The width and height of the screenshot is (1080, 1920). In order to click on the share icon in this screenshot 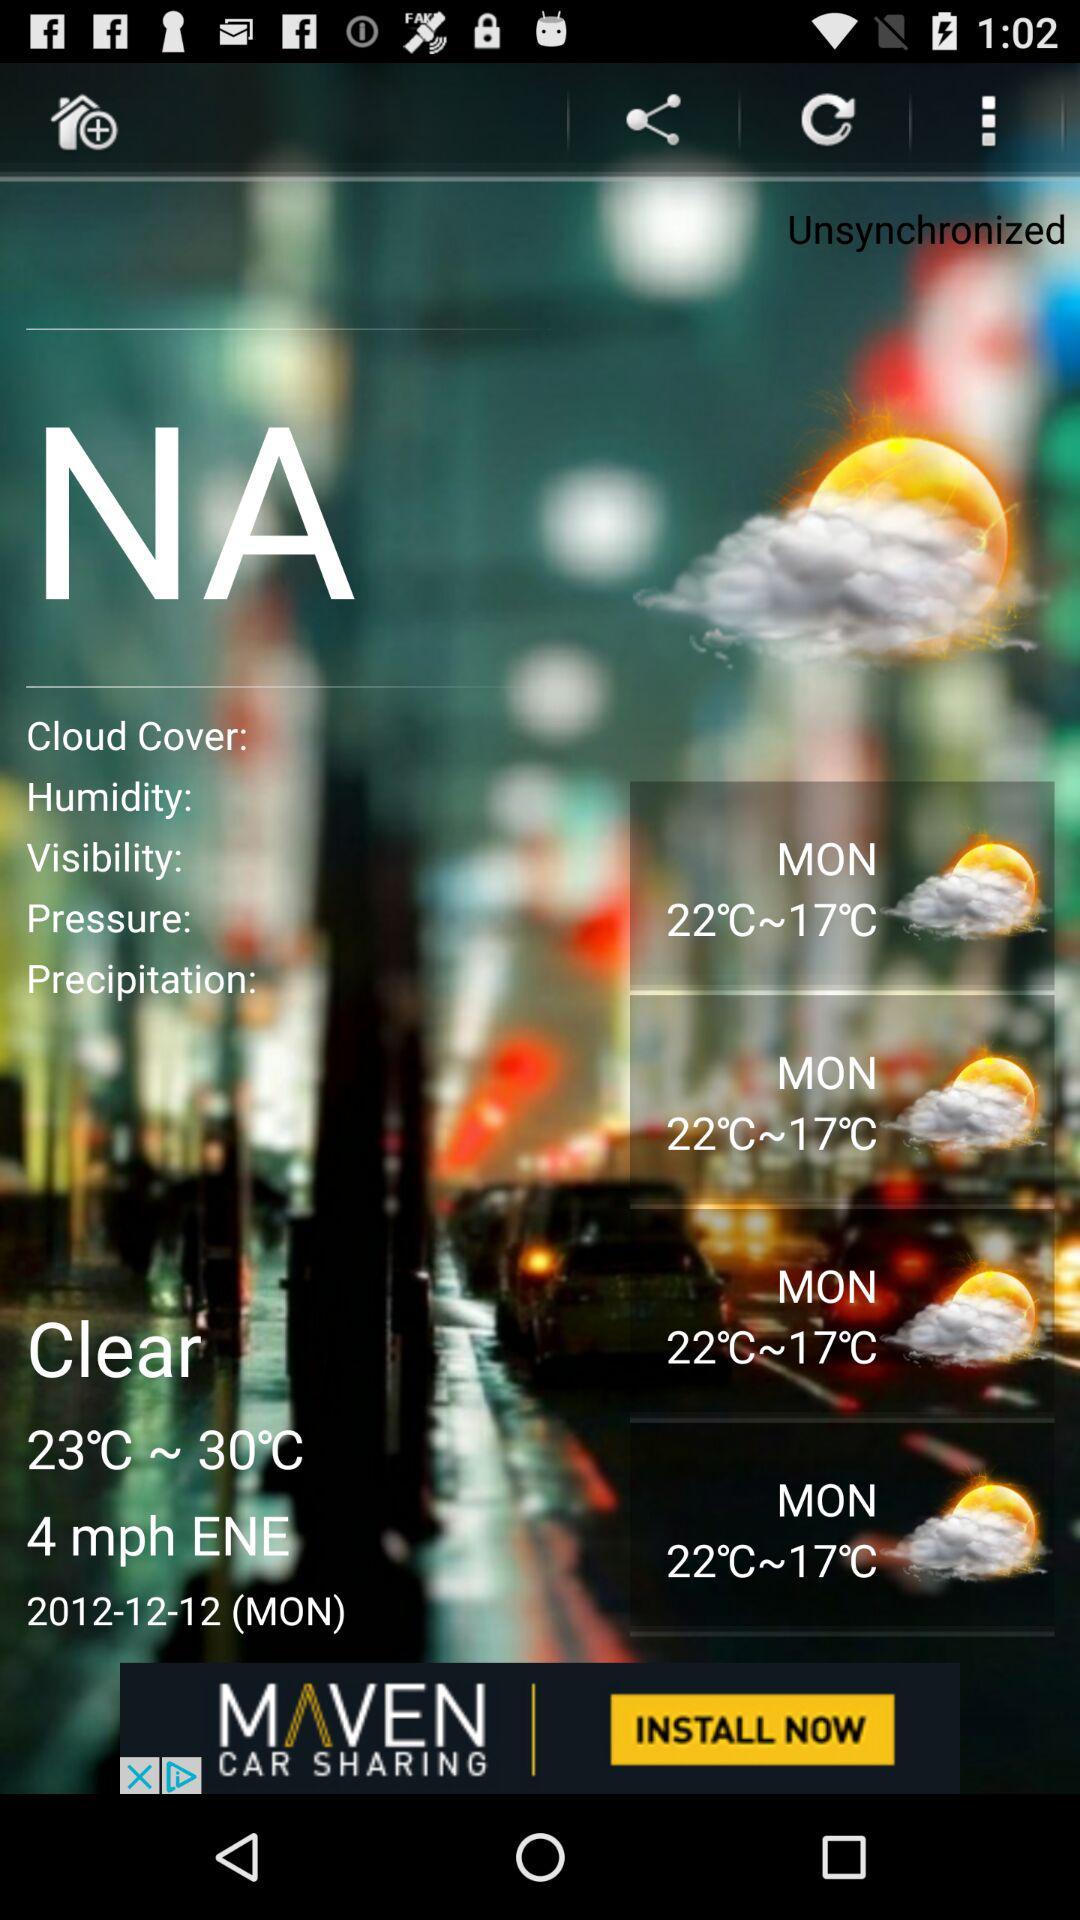, I will do `click(655, 127)`.